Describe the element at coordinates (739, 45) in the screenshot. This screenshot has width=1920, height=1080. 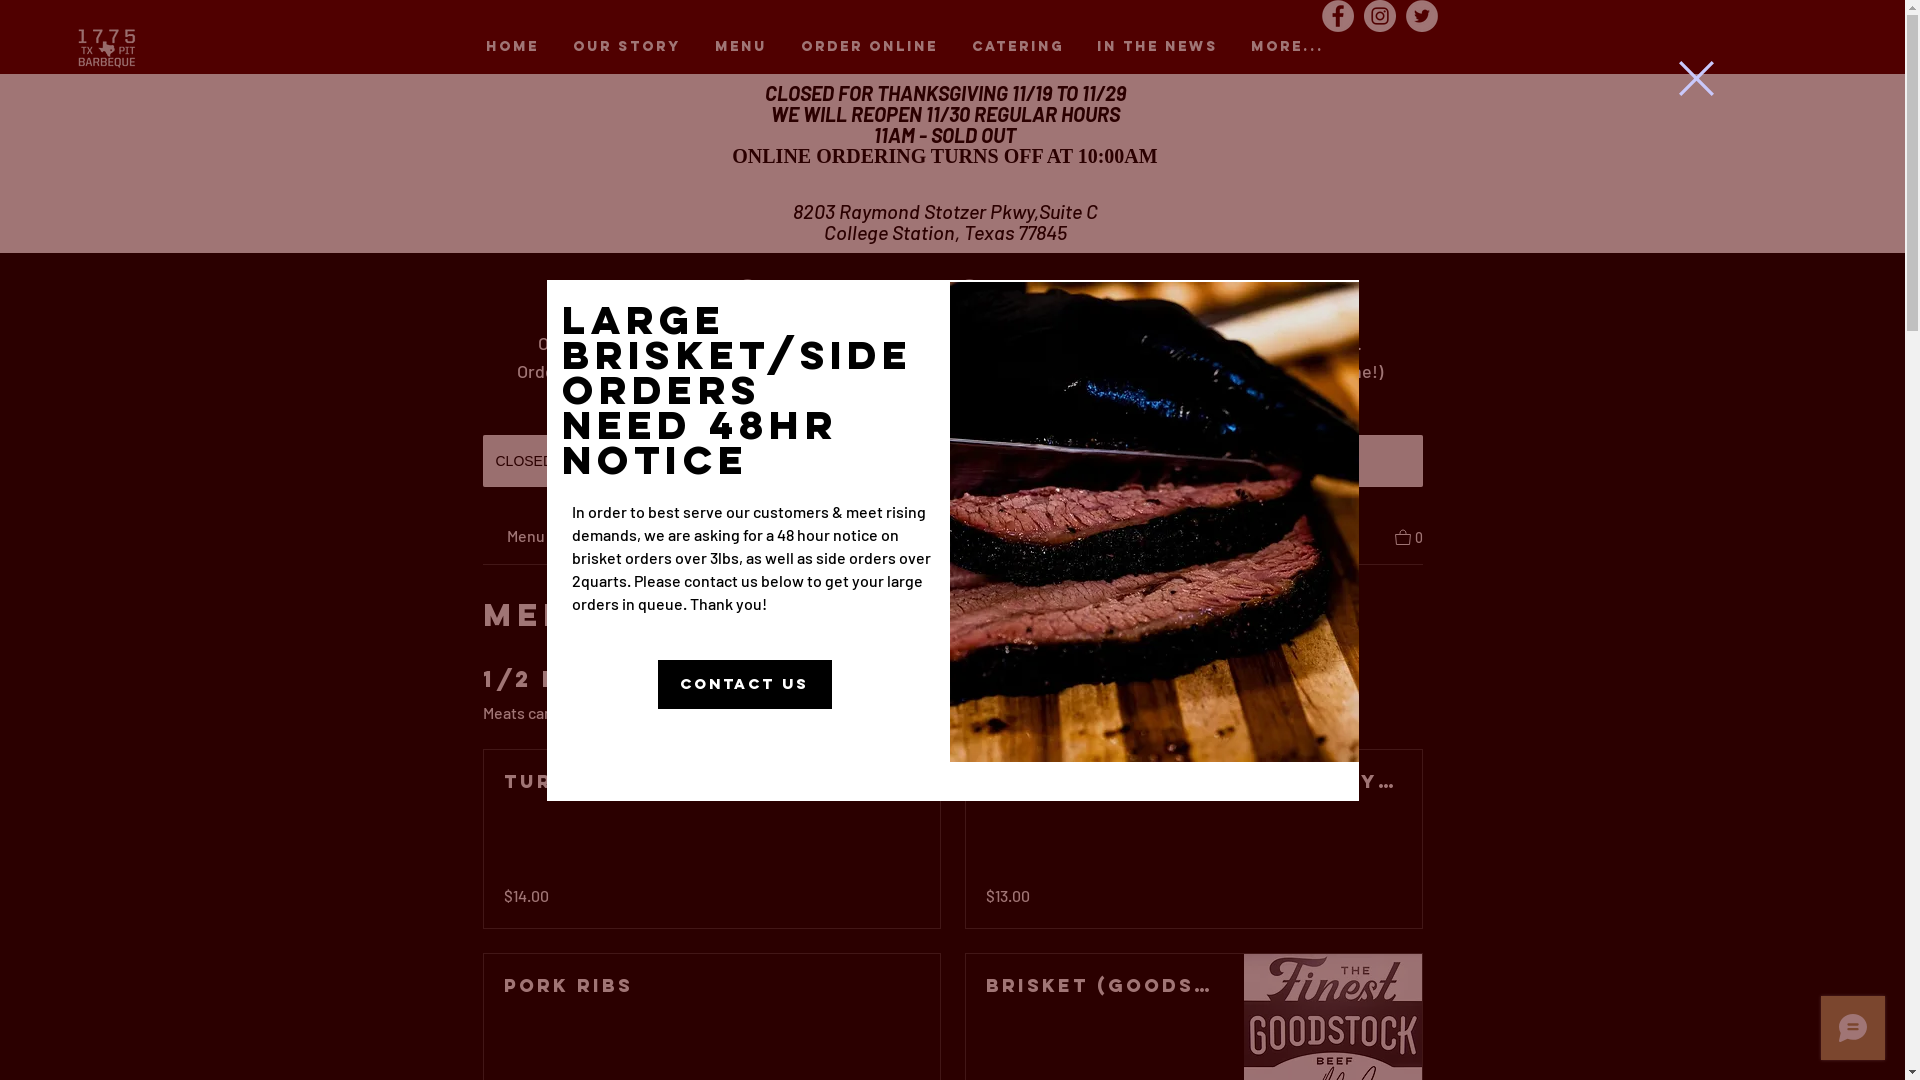
I see `'MENU'` at that location.